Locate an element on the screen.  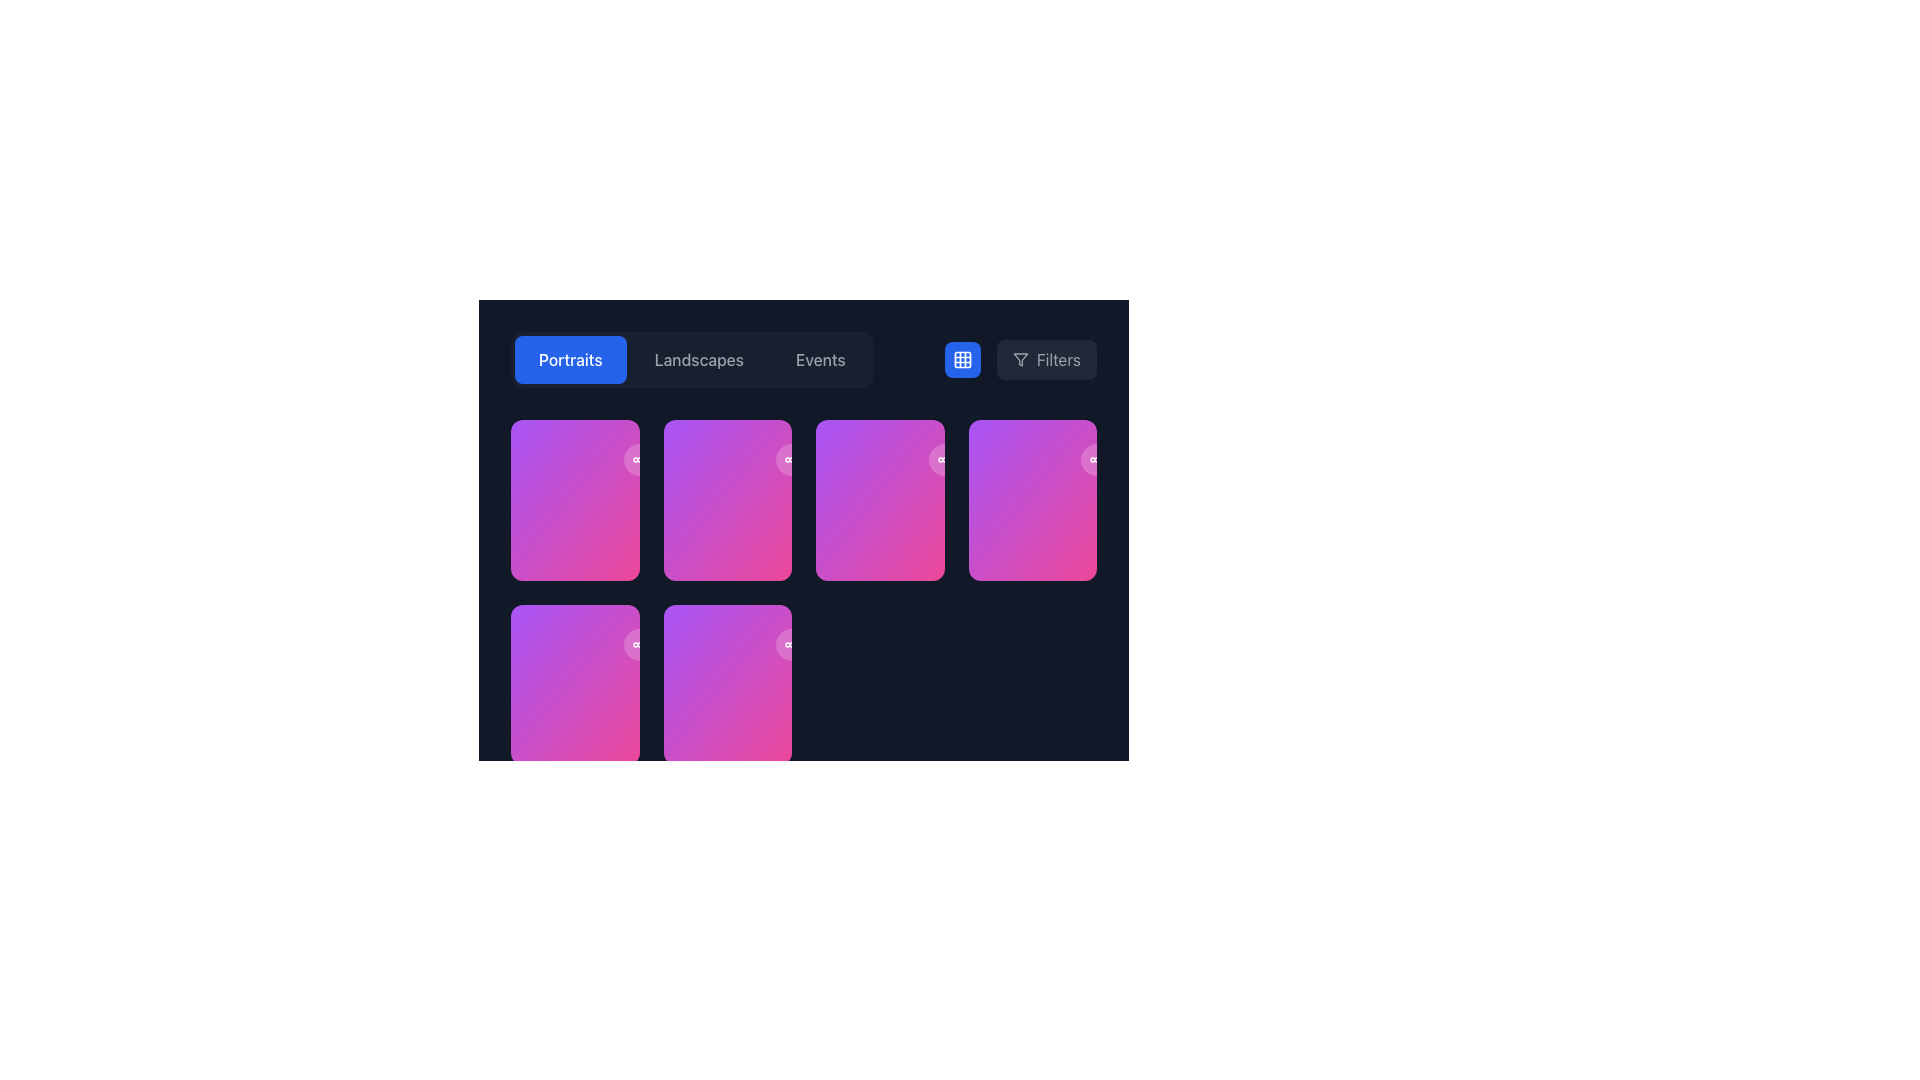
the 'Landscapes' button on the Tab Navigation Bar is located at coordinates (692, 358).